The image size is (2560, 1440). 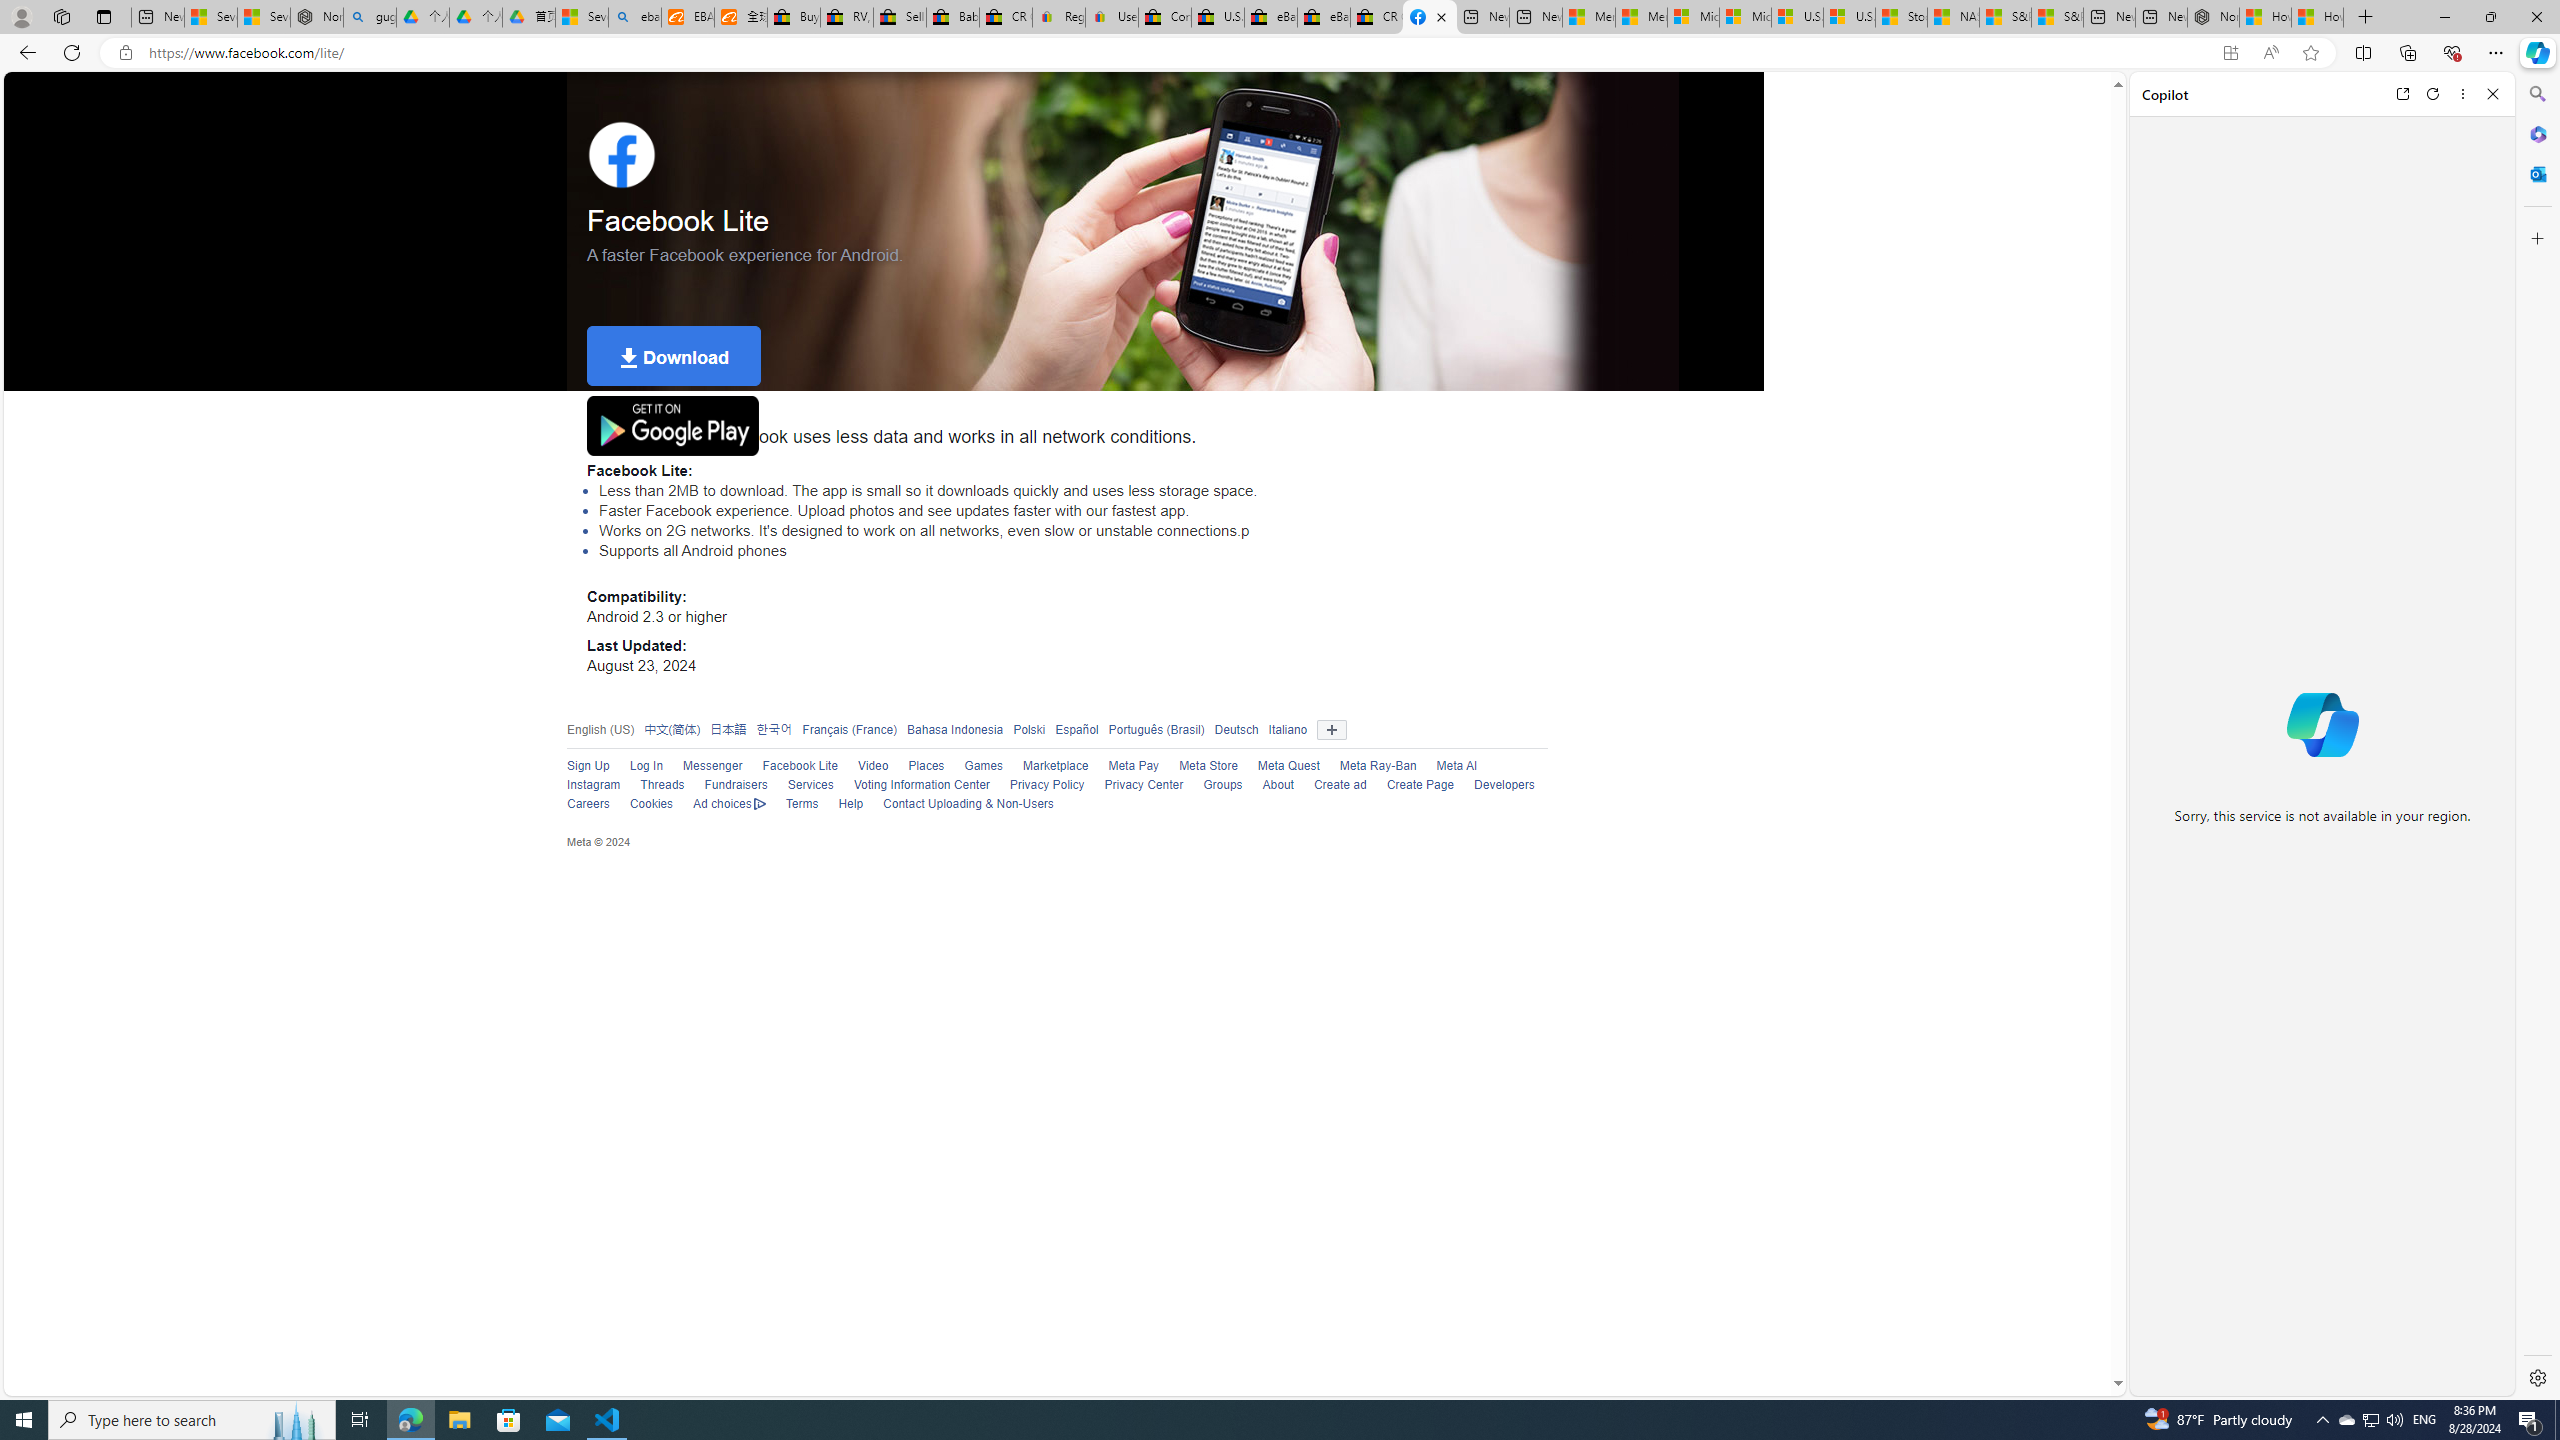 What do you see at coordinates (1418, 785) in the screenshot?
I see `'Create Page'` at bounding box center [1418, 785].